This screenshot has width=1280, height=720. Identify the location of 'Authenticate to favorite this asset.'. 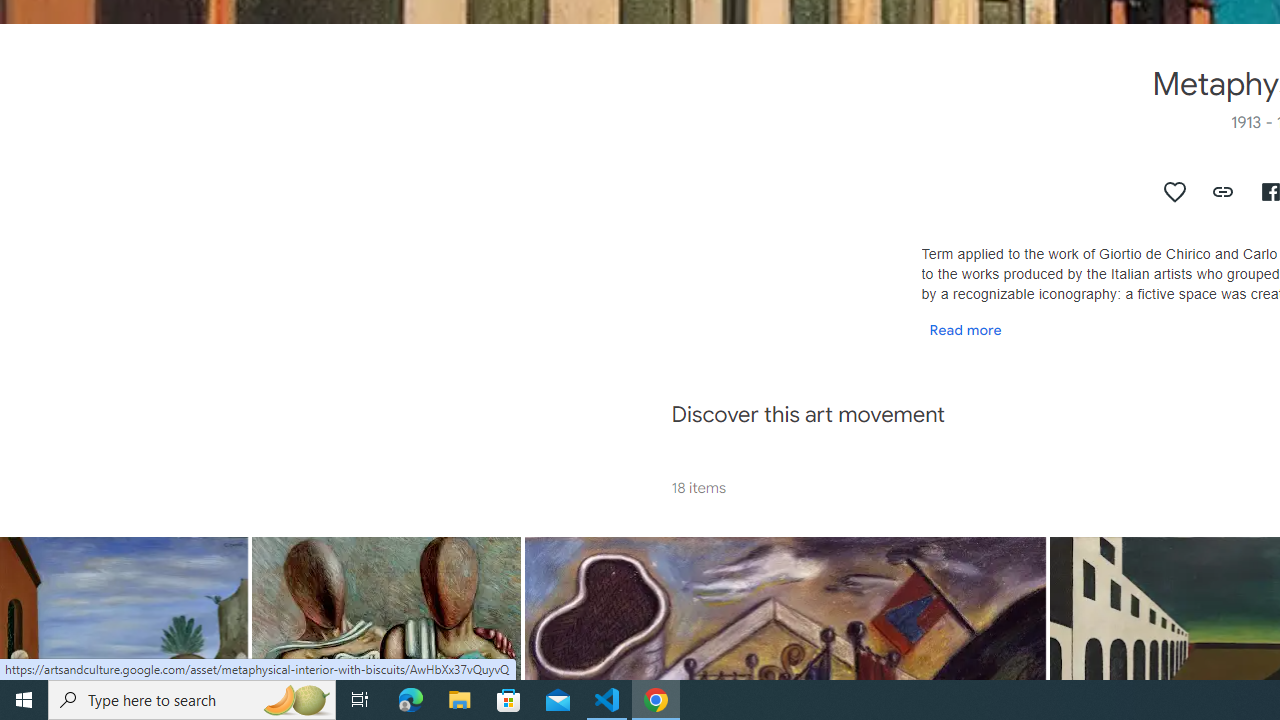
(1175, 191).